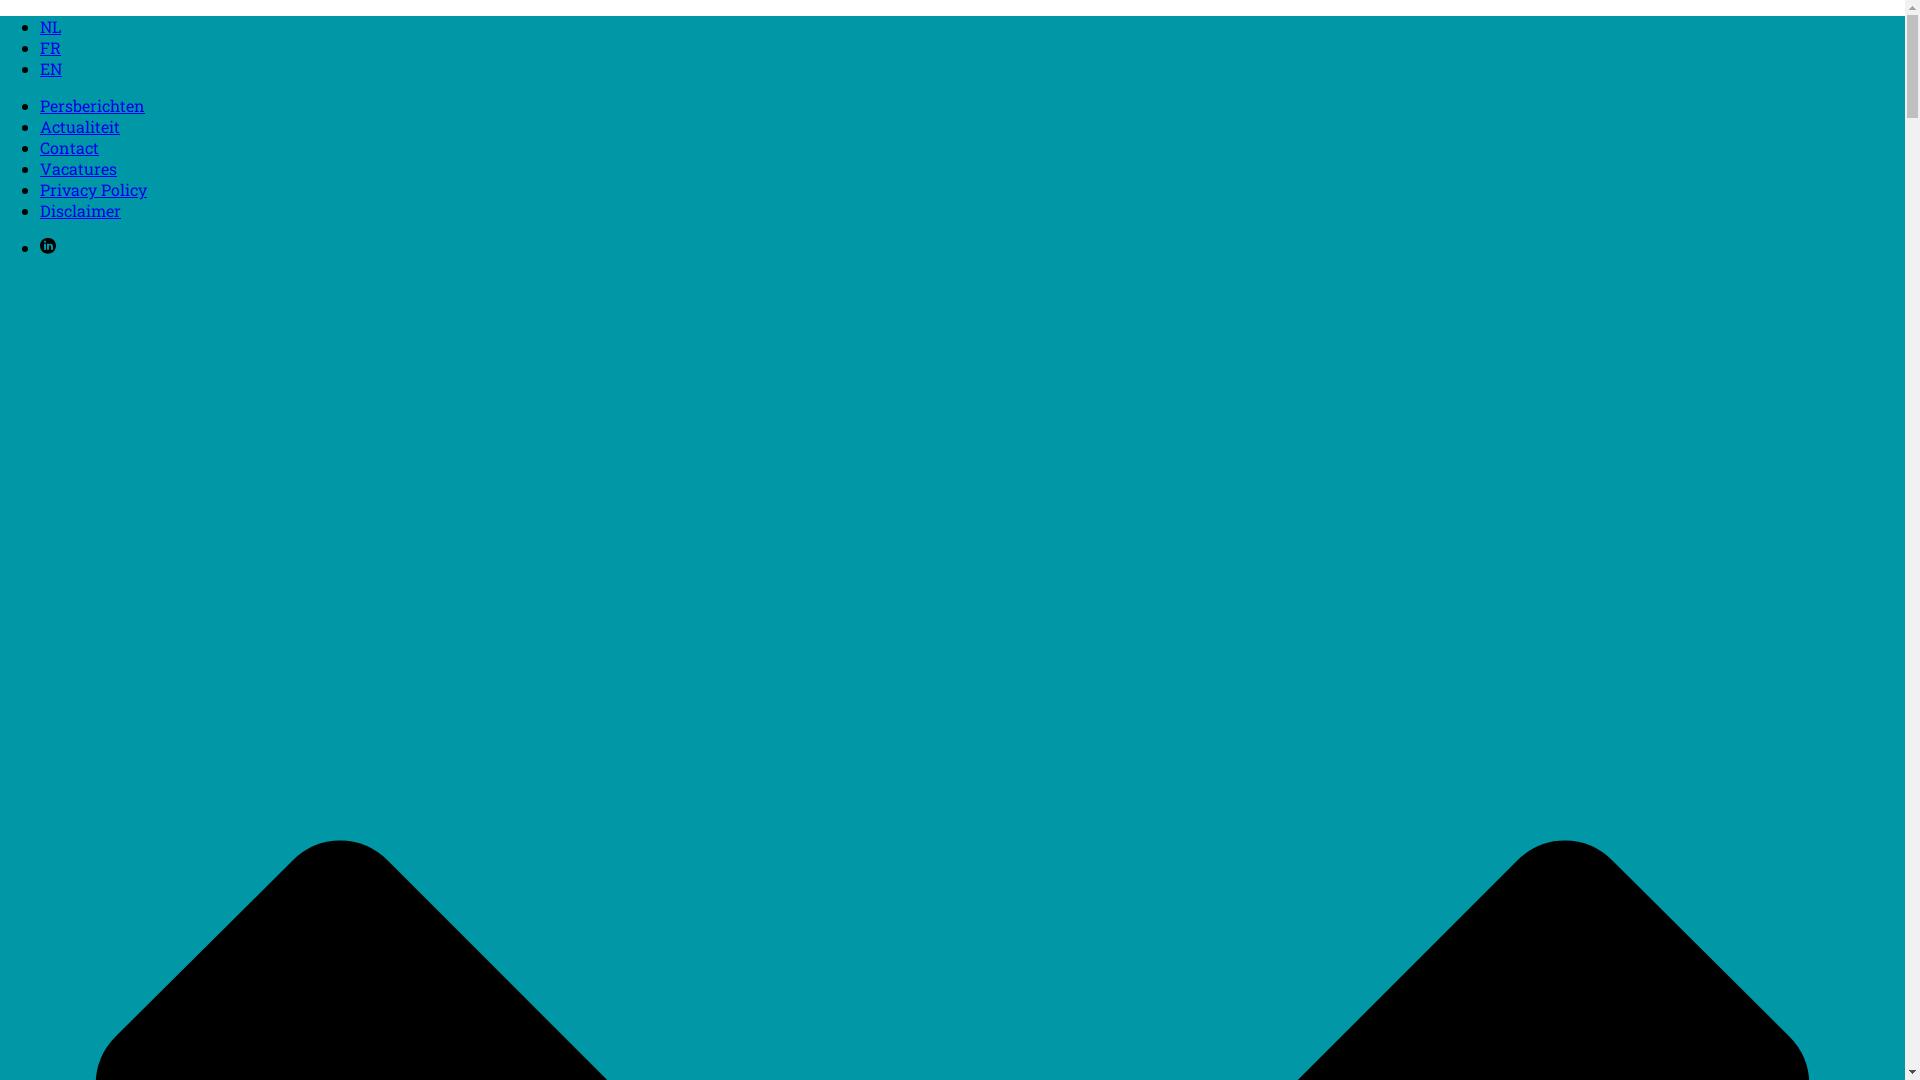 The height and width of the screenshot is (1080, 1920). What do you see at coordinates (39, 189) in the screenshot?
I see `'Privacy Policy'` at bounding box center [39, 189].